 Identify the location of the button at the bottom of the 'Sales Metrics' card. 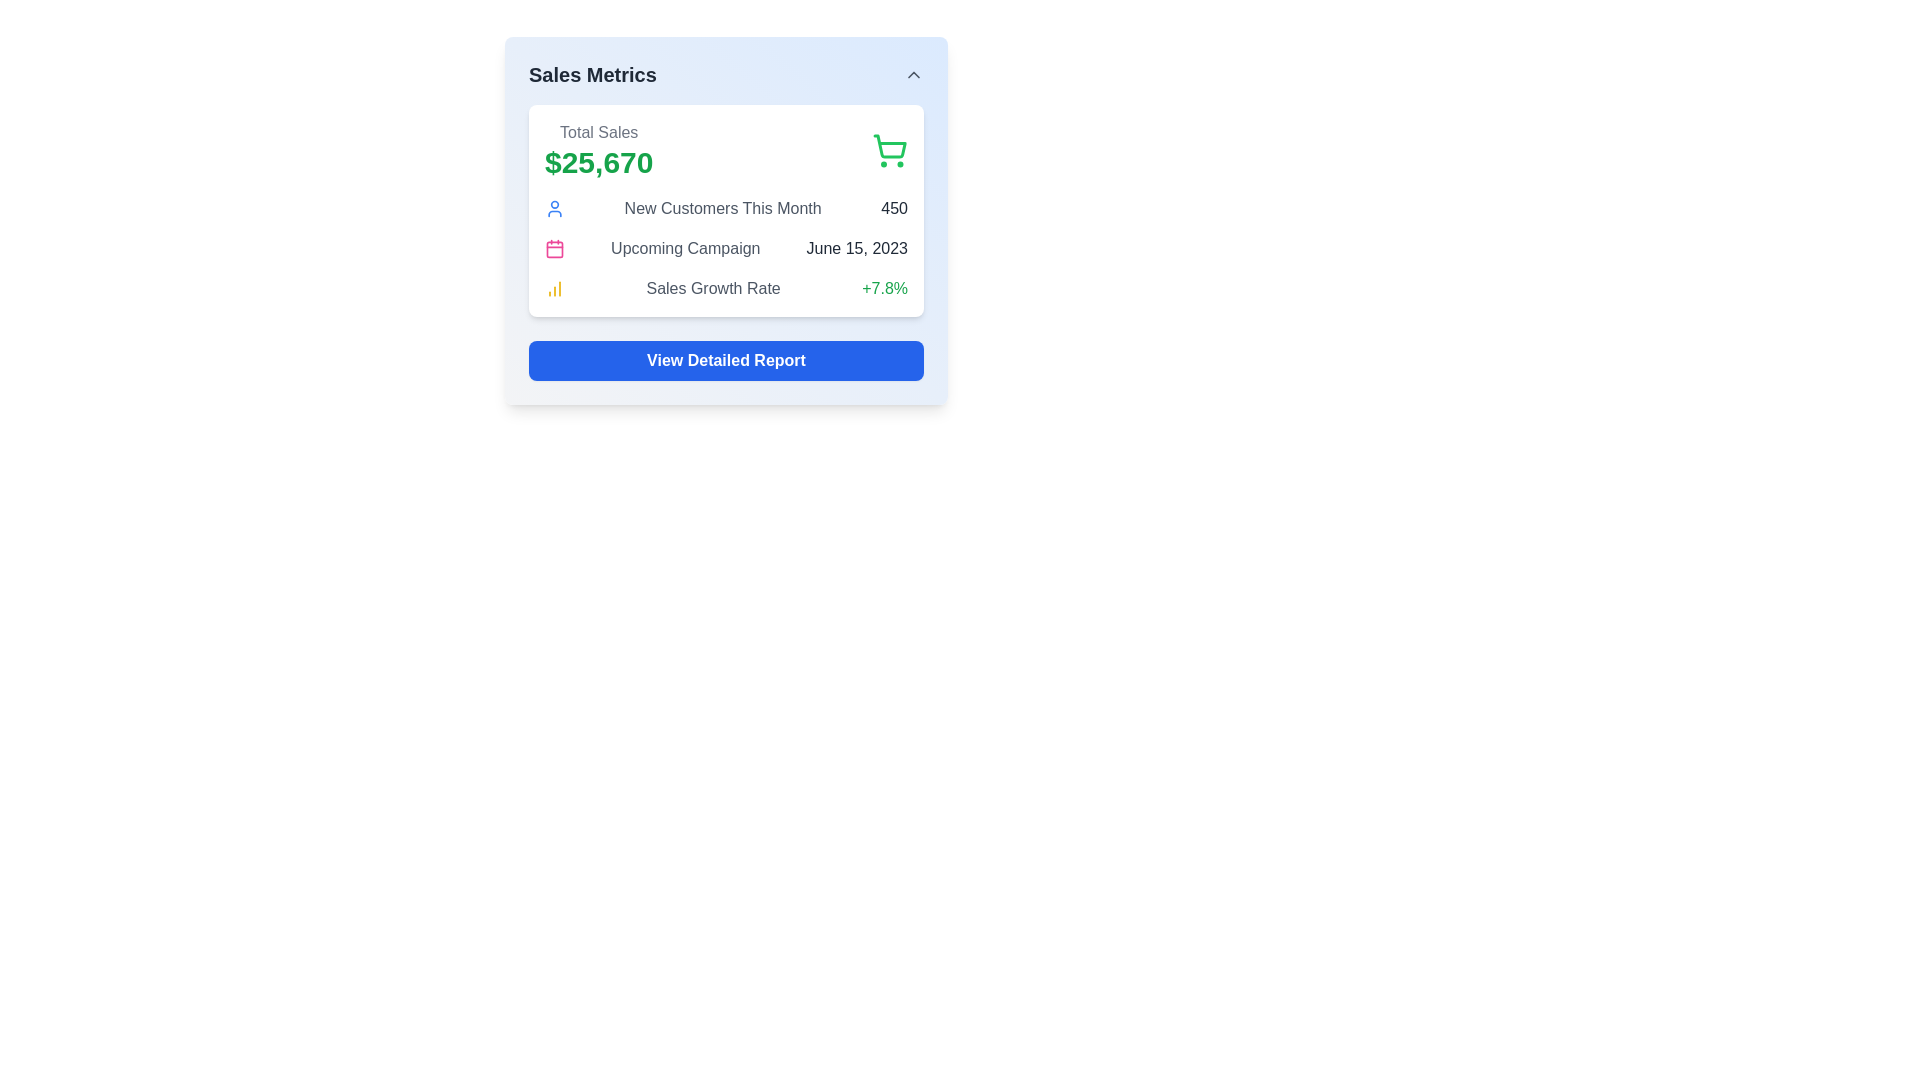
(725, 361).